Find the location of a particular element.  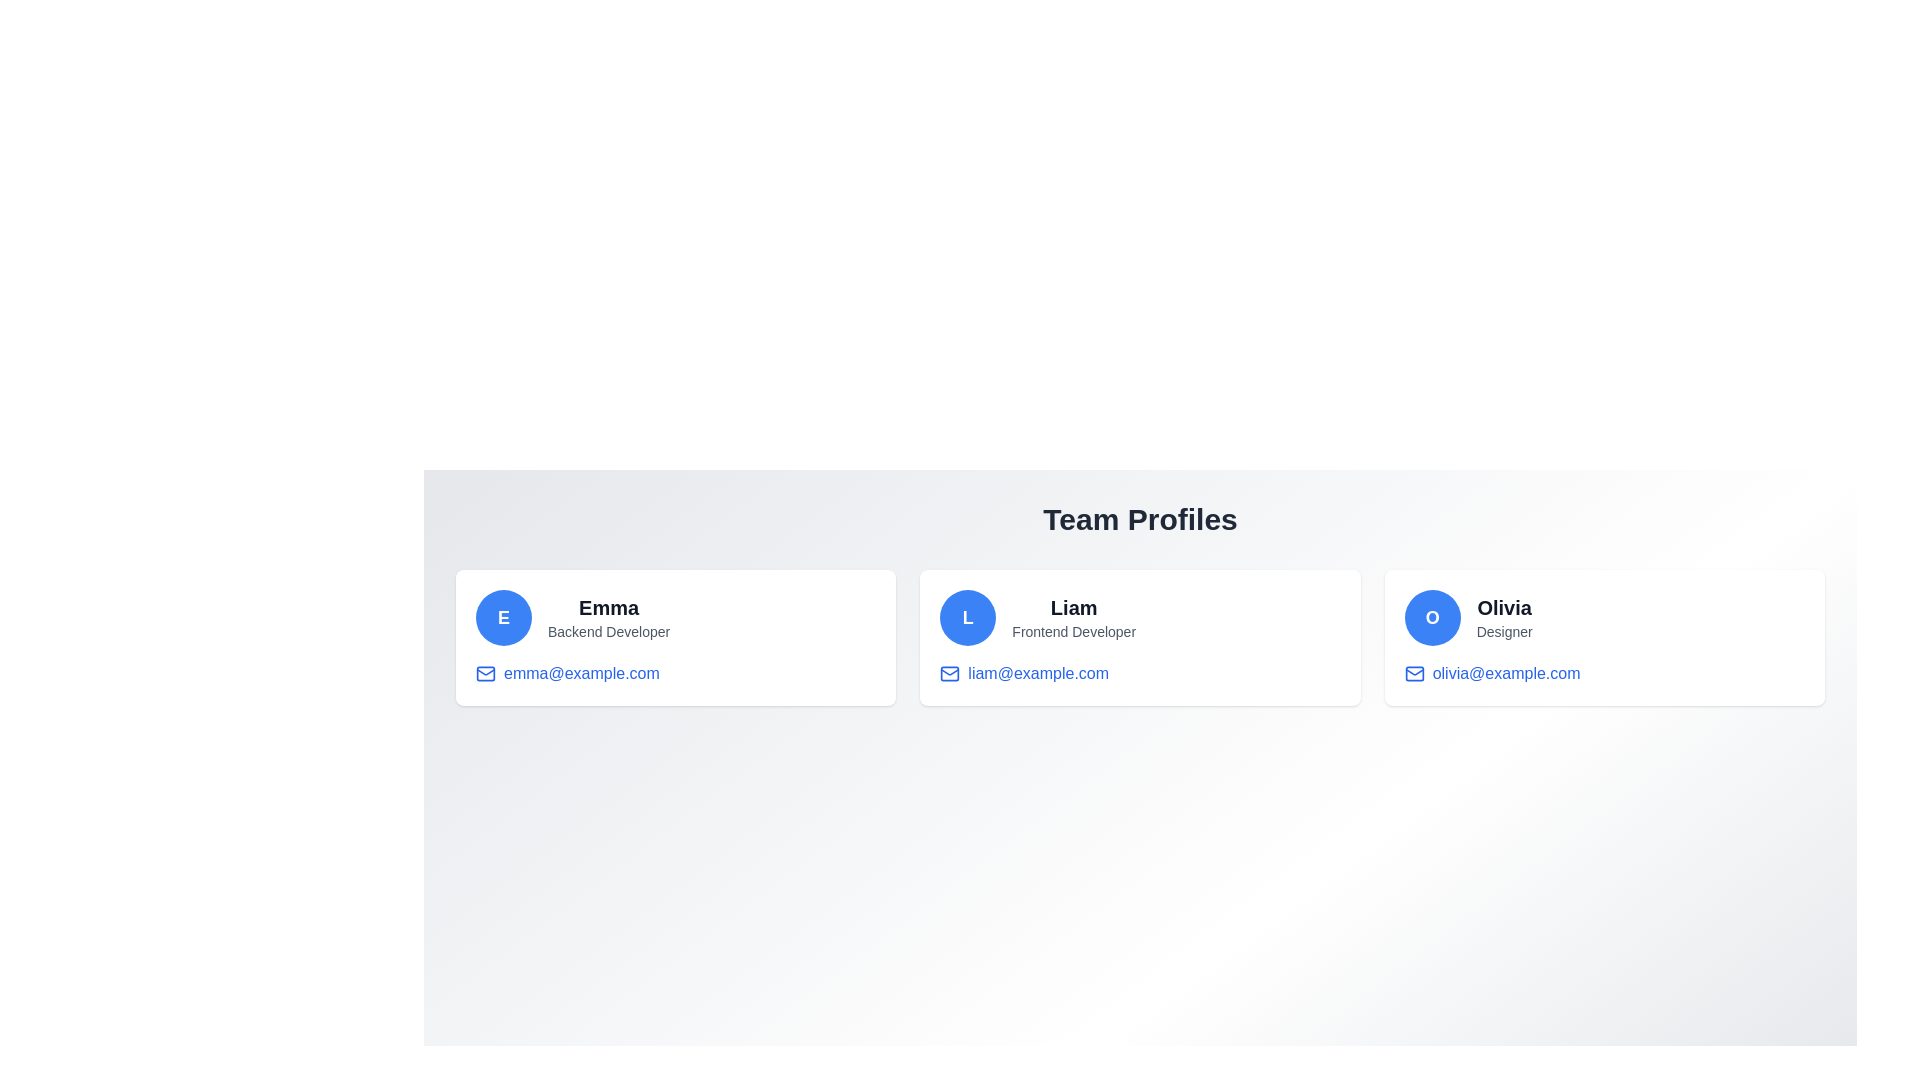

the circular badge representing user 'Olivia', located at the top left corner of her profile card in the third position of a horizontal list is located at coordinates (1431, 616).